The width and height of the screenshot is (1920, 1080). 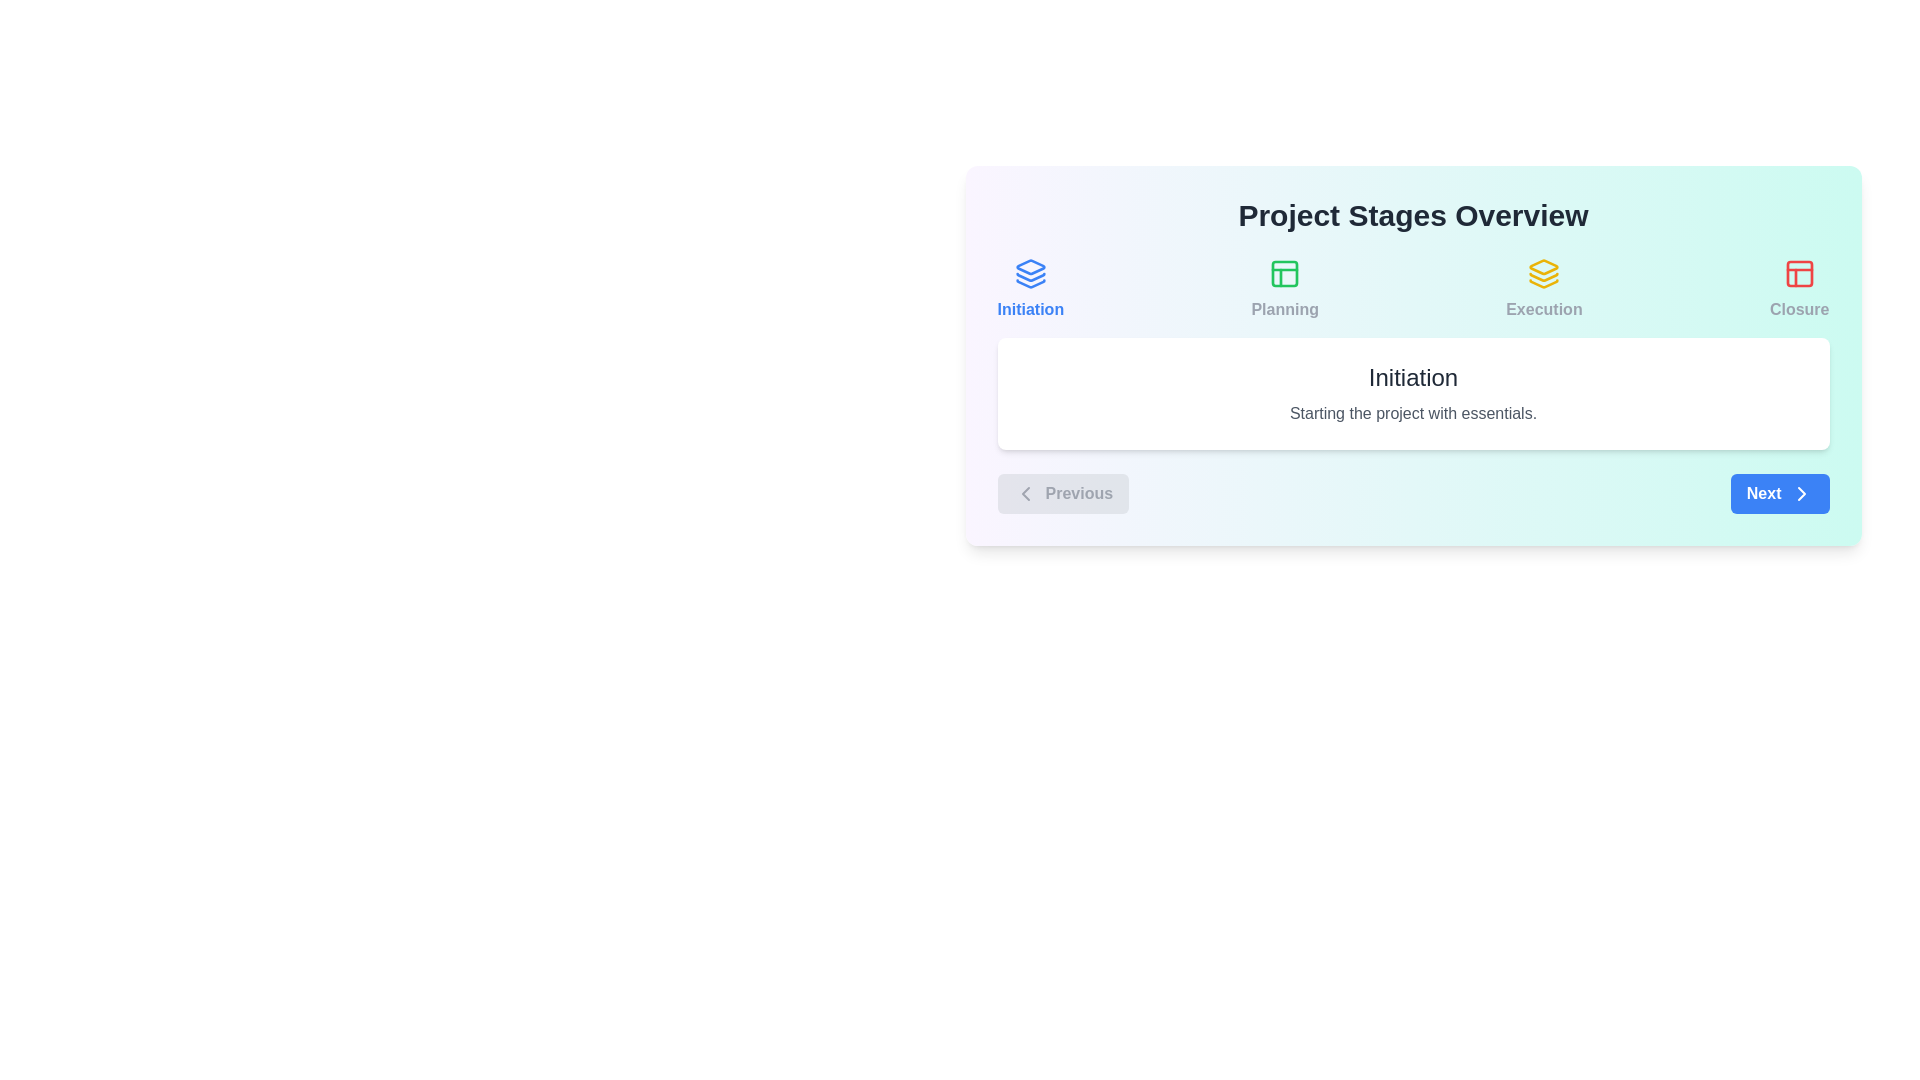 I want to click on the final stage icon labeled as 'Closure' in the Project Stages Overview panel, so click(x=1799, y=273).